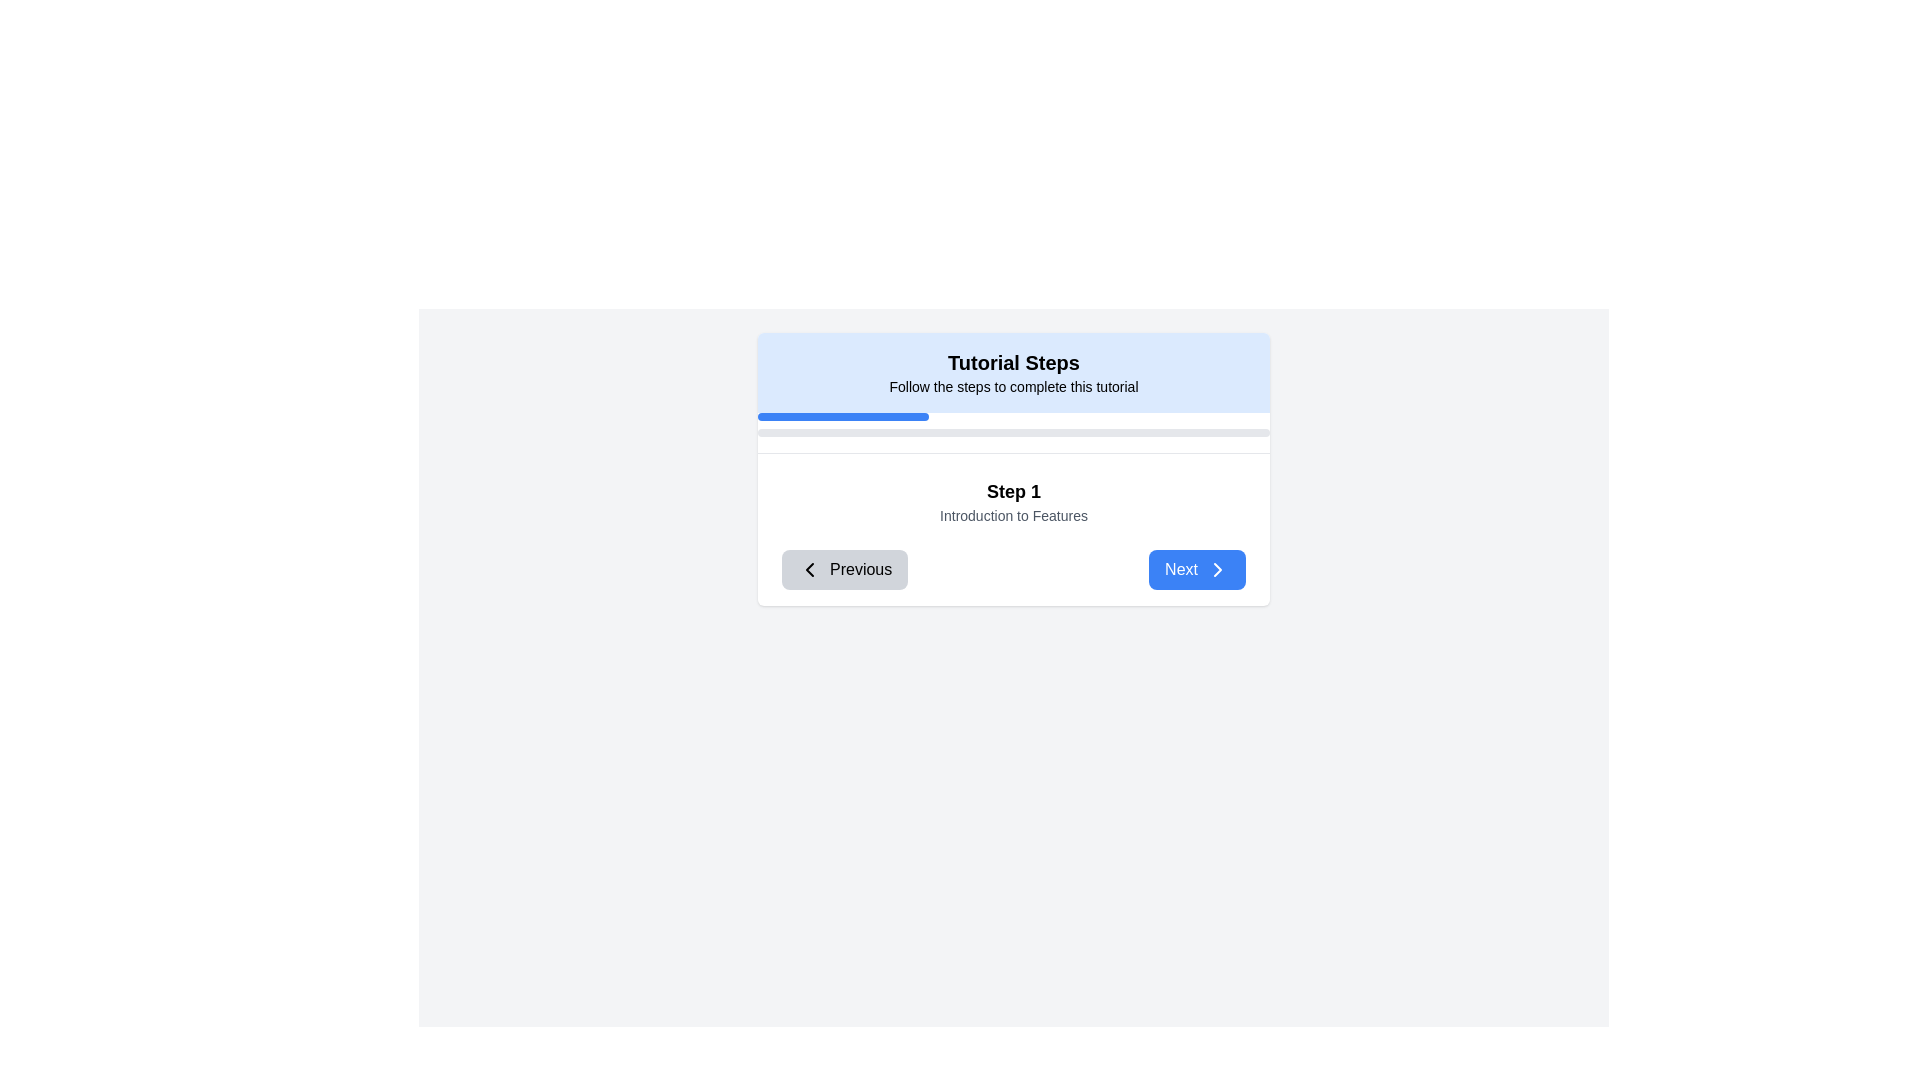  Describe the element at coordinates (1013, 431) in the screenshot. I see `the visual progress bar background, which is a horizontal gray bar located beneath a blue progress bar within a tutorial card` at that location.